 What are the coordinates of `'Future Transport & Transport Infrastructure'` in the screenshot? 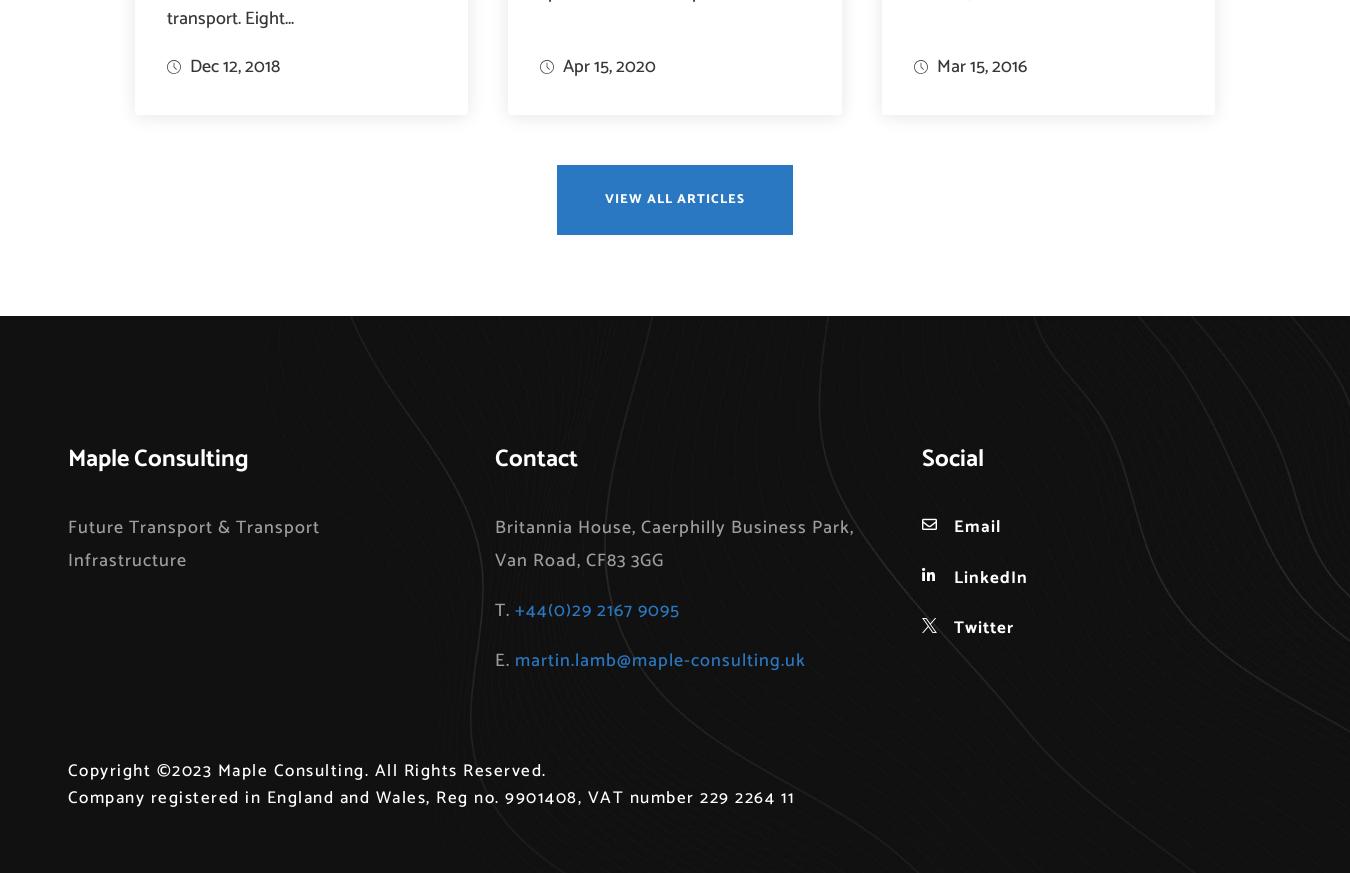 It's located at (193, 542).